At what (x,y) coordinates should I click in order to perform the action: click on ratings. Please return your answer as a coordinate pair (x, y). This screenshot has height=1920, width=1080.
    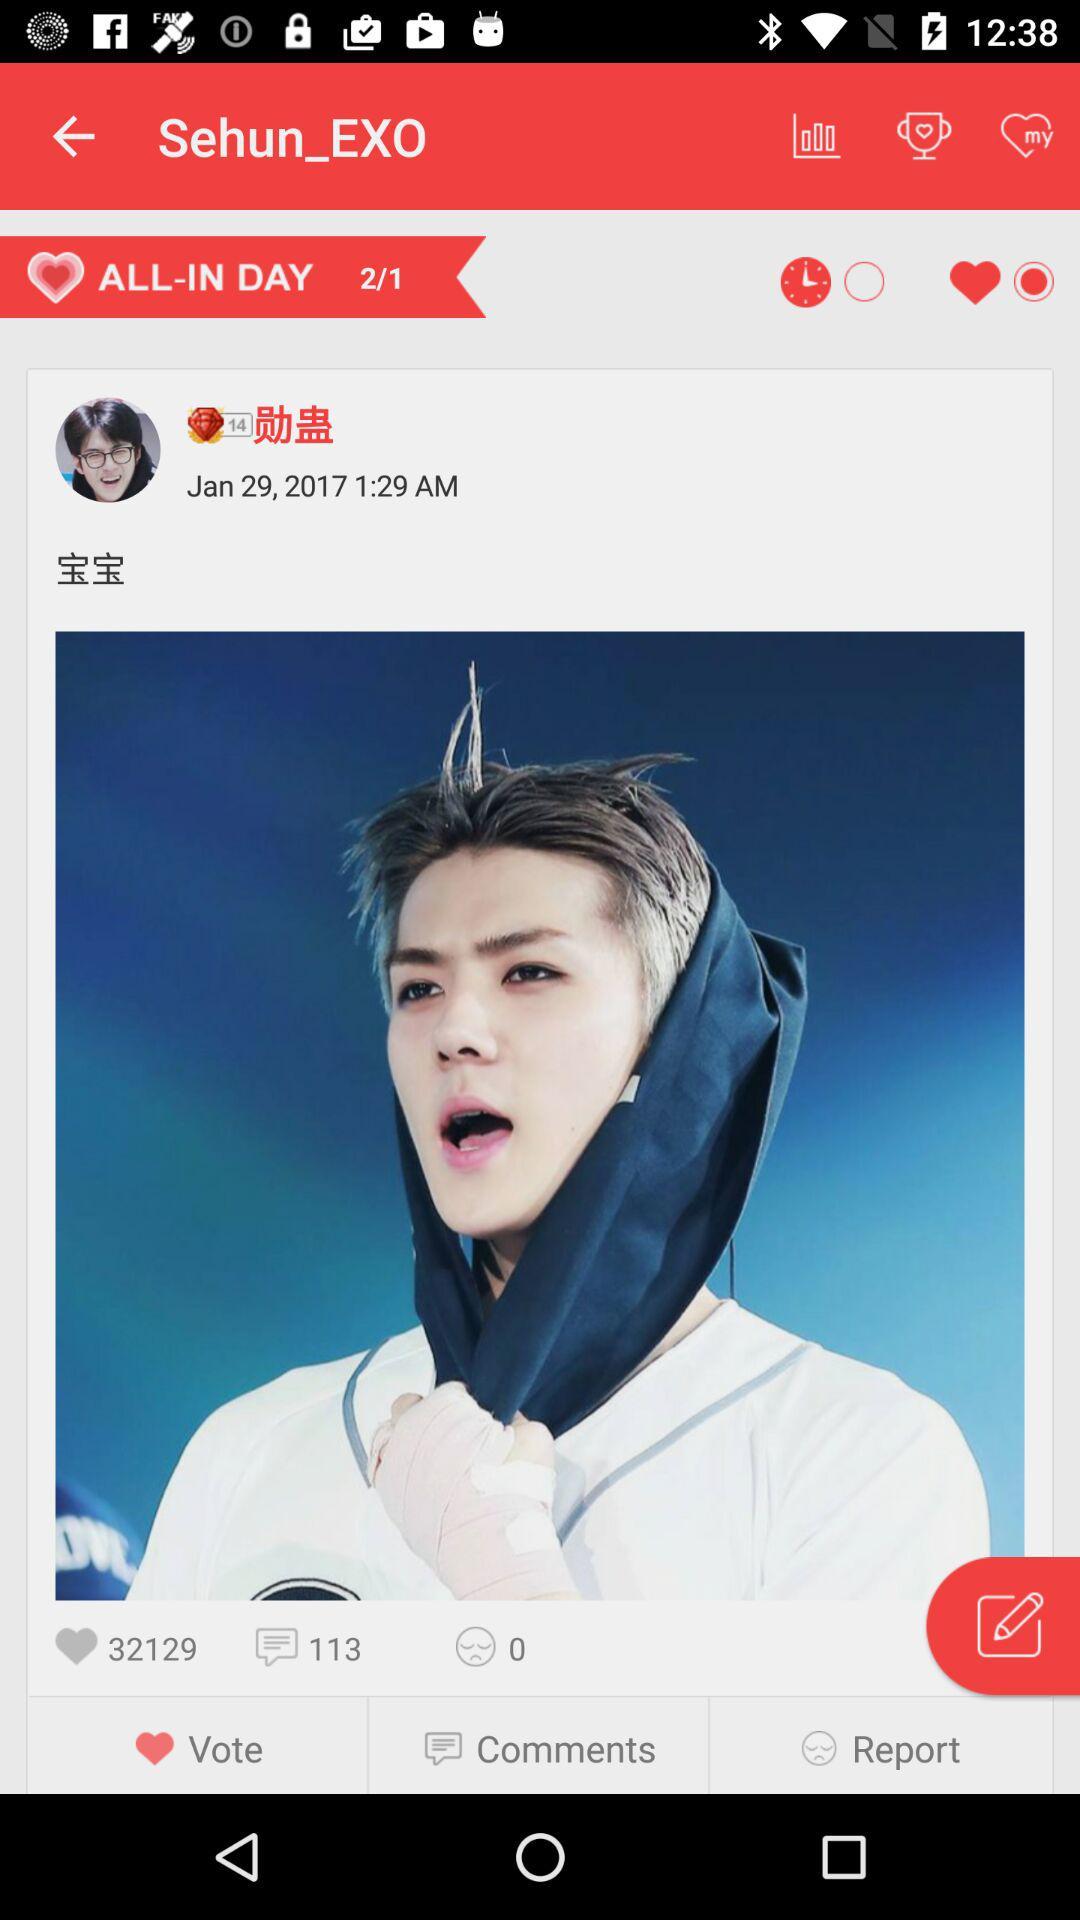
    Looking at the image, I should click on (482, 1646).